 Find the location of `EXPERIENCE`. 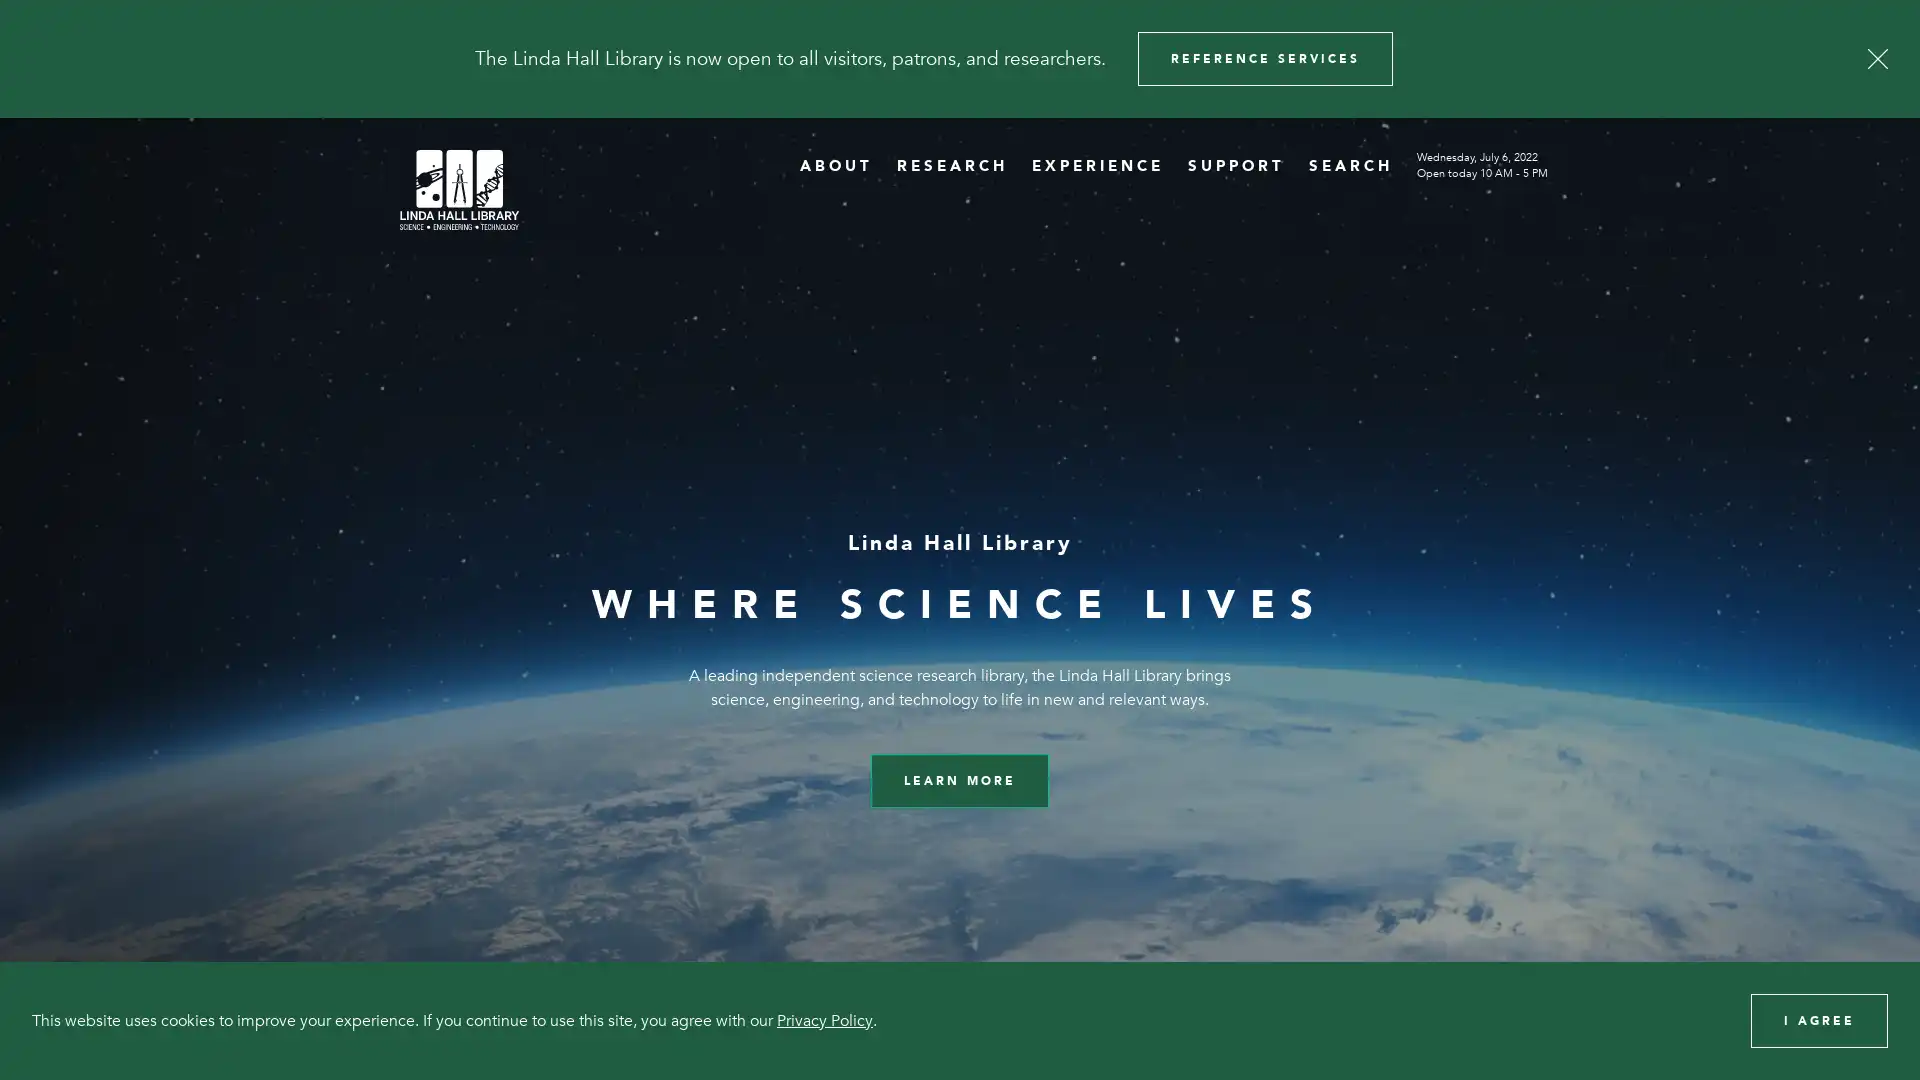

EXPERIENCE is located at coordinates (1097, 164).